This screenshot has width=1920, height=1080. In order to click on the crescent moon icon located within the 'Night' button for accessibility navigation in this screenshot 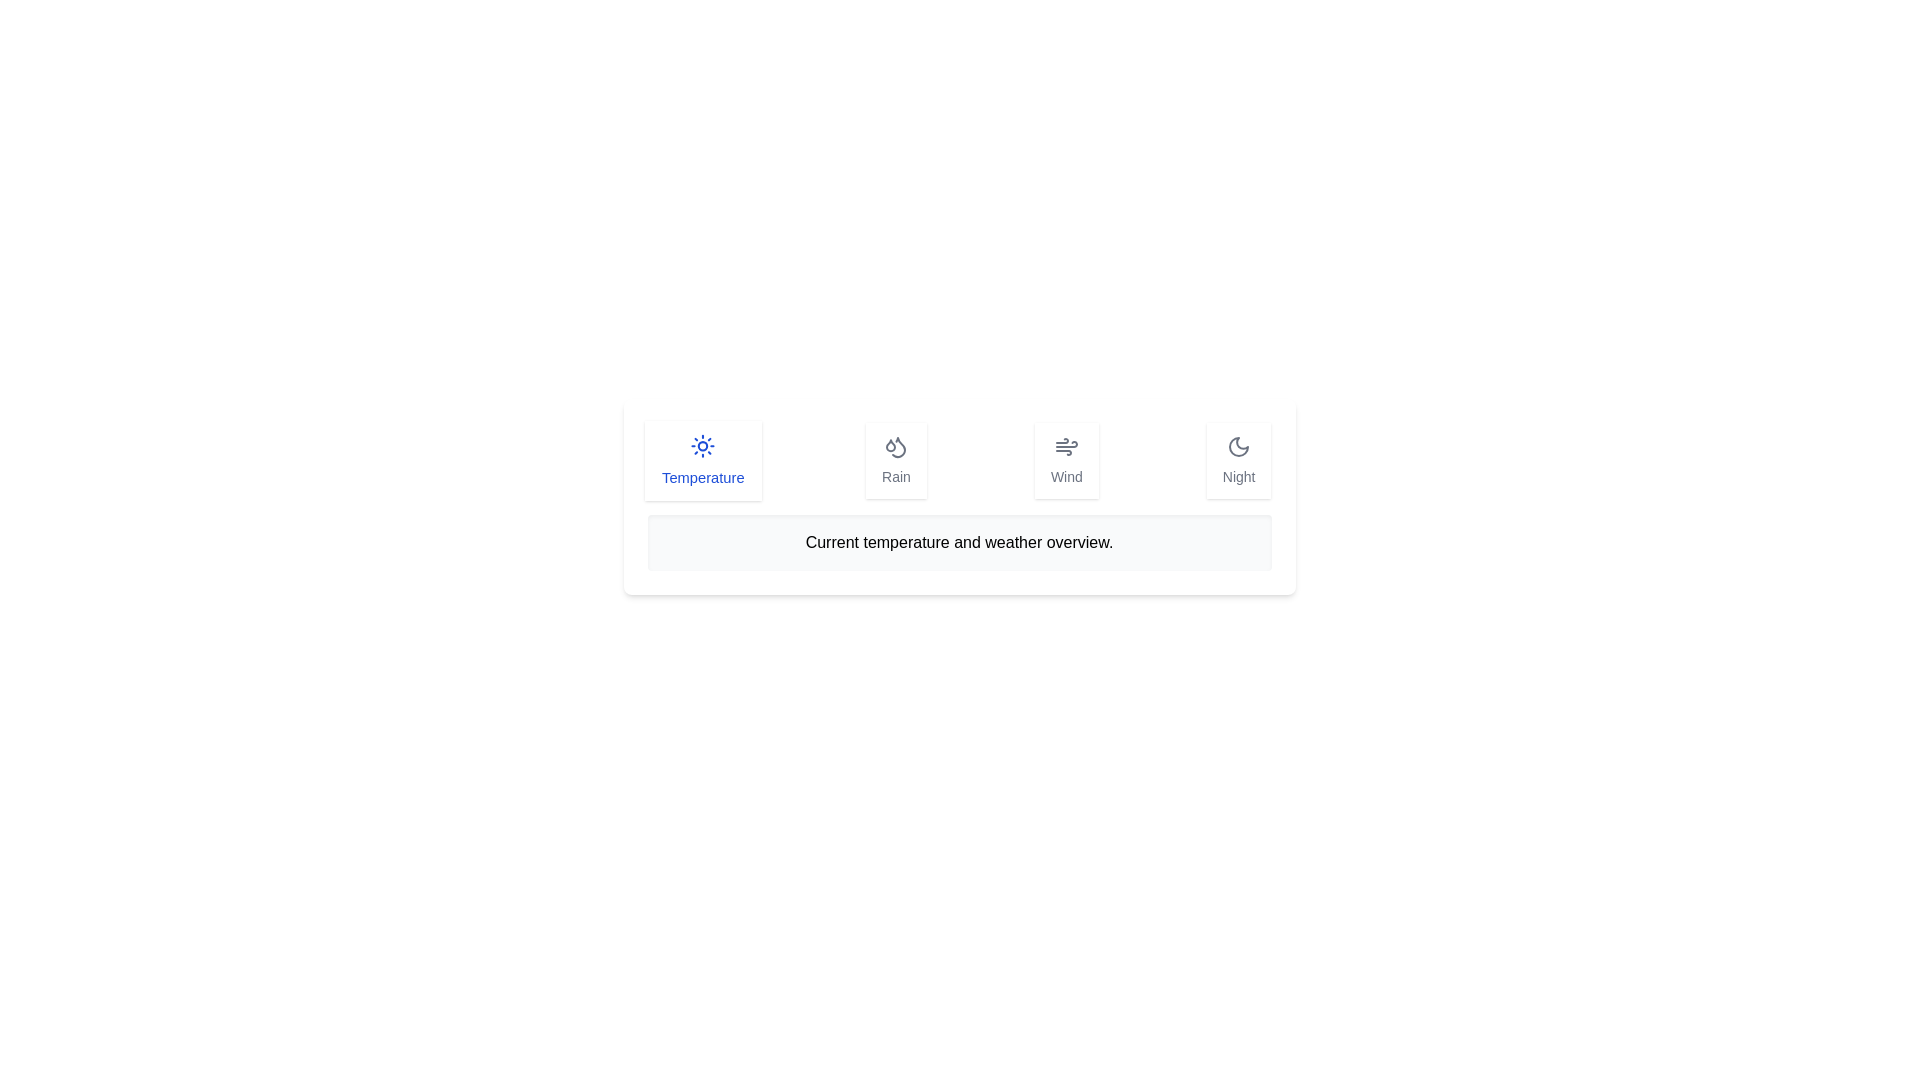, I will do `click(1238, 446)`.